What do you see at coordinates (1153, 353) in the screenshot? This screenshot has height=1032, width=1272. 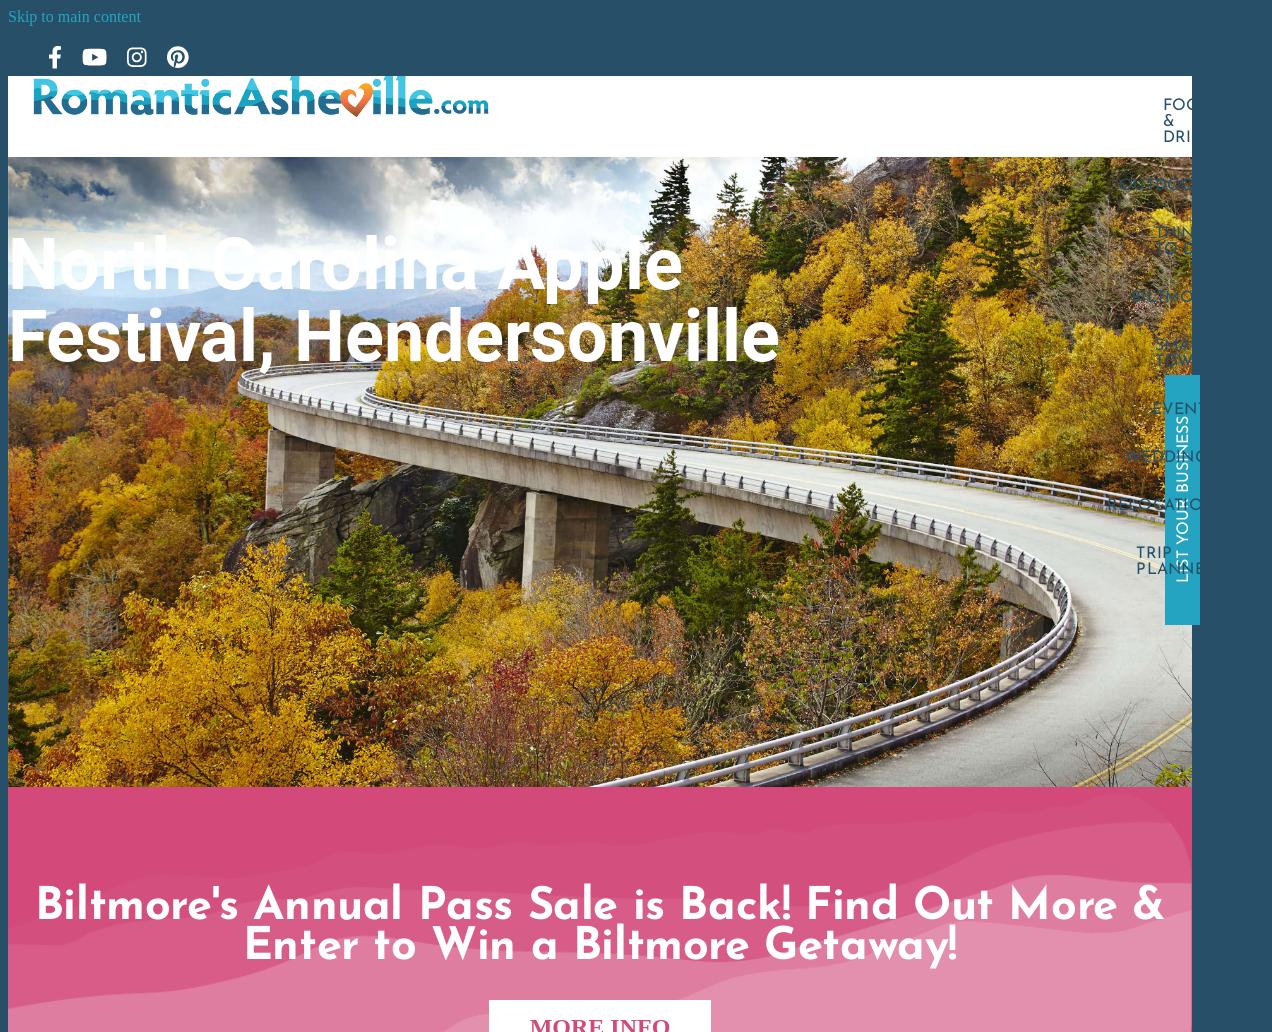 I see `'Small Towns'` at bounding box center [1153, 353].